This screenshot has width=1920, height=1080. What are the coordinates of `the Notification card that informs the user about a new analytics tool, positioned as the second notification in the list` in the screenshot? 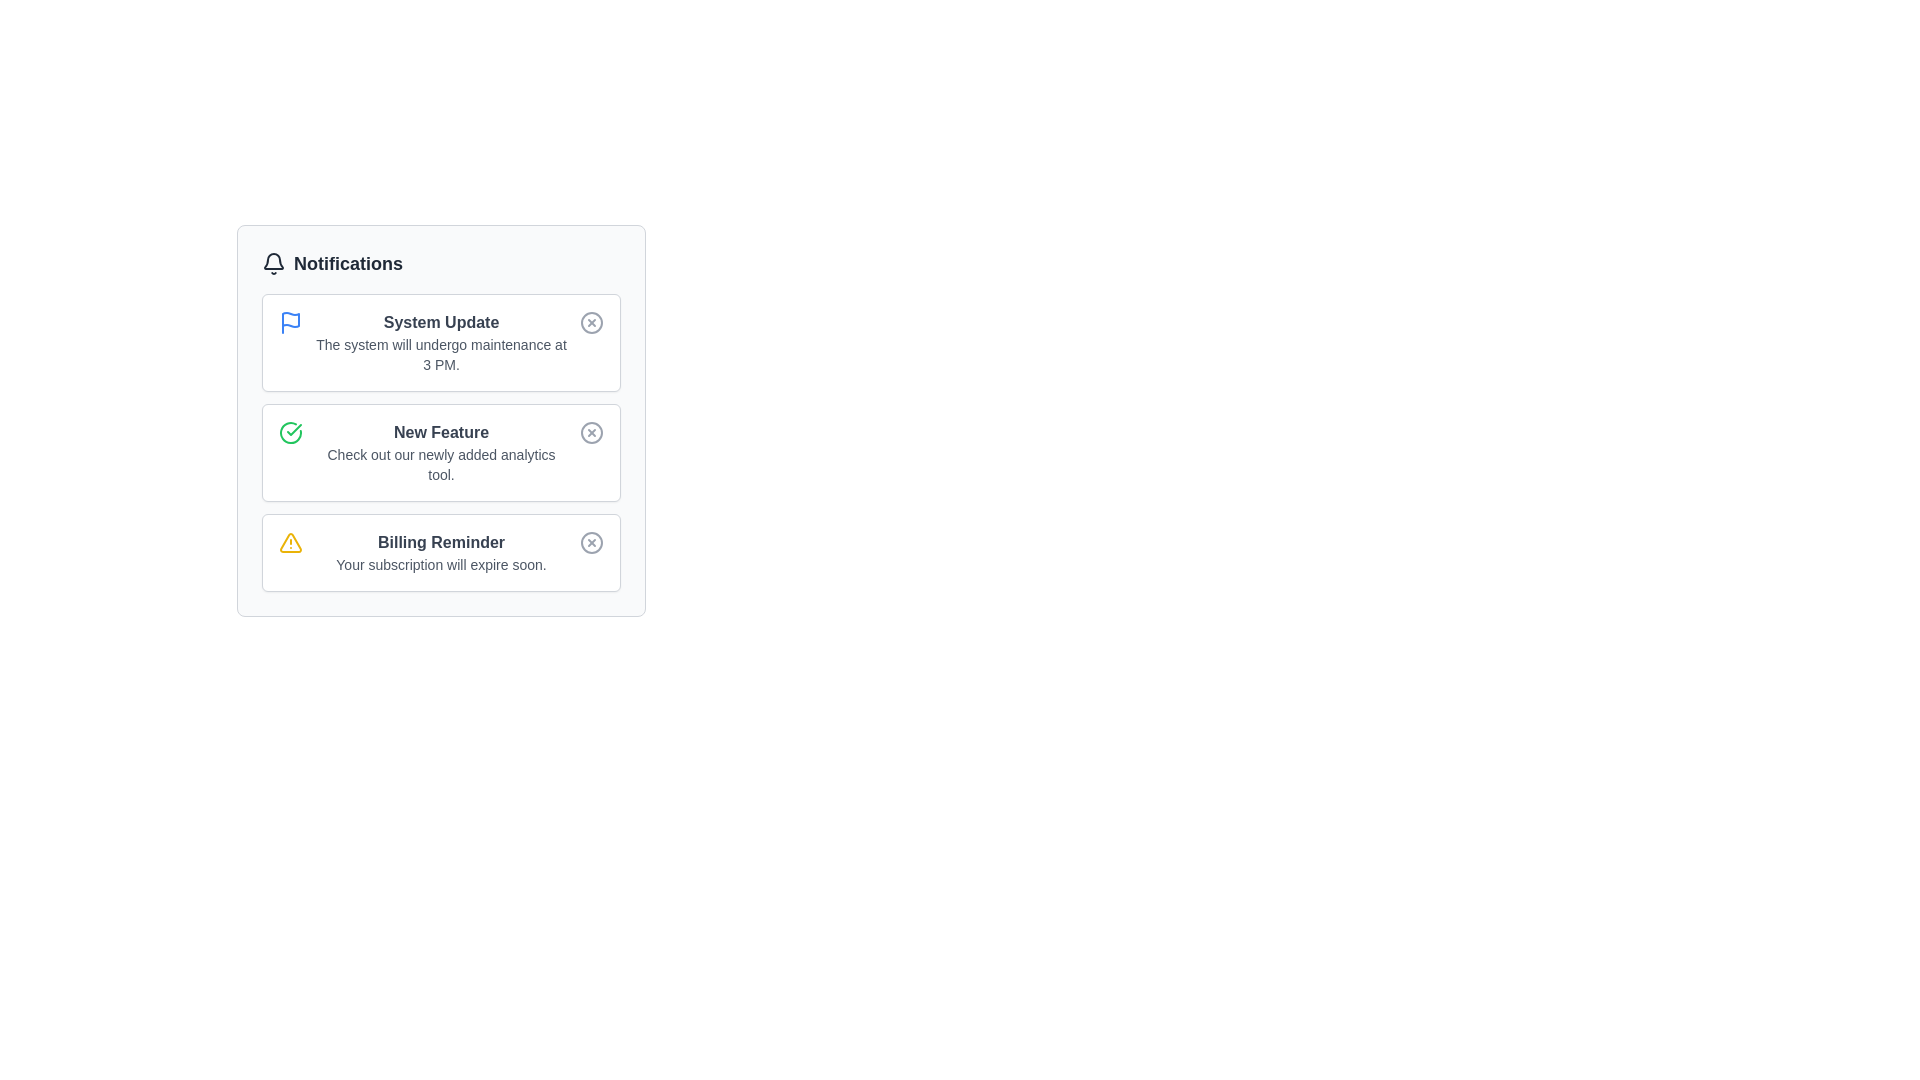 It's located at (440, 452).